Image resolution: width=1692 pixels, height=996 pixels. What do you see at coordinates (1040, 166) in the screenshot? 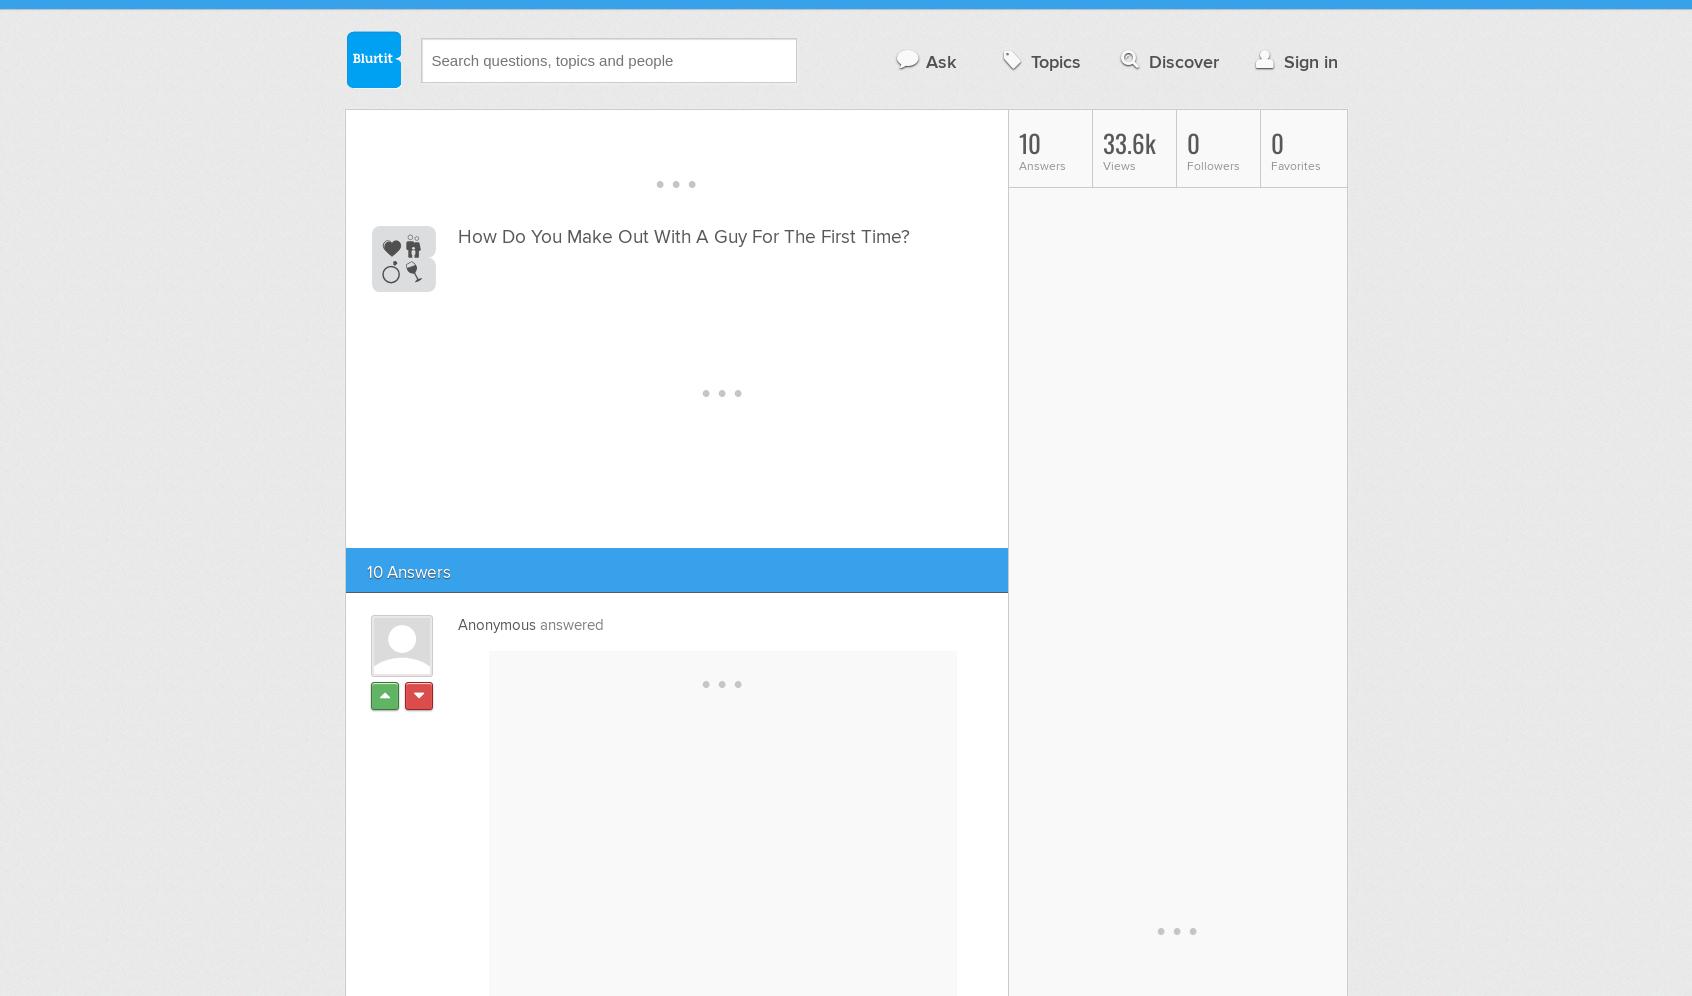
I see `'Answers'` at bounding box center [1040, 166].